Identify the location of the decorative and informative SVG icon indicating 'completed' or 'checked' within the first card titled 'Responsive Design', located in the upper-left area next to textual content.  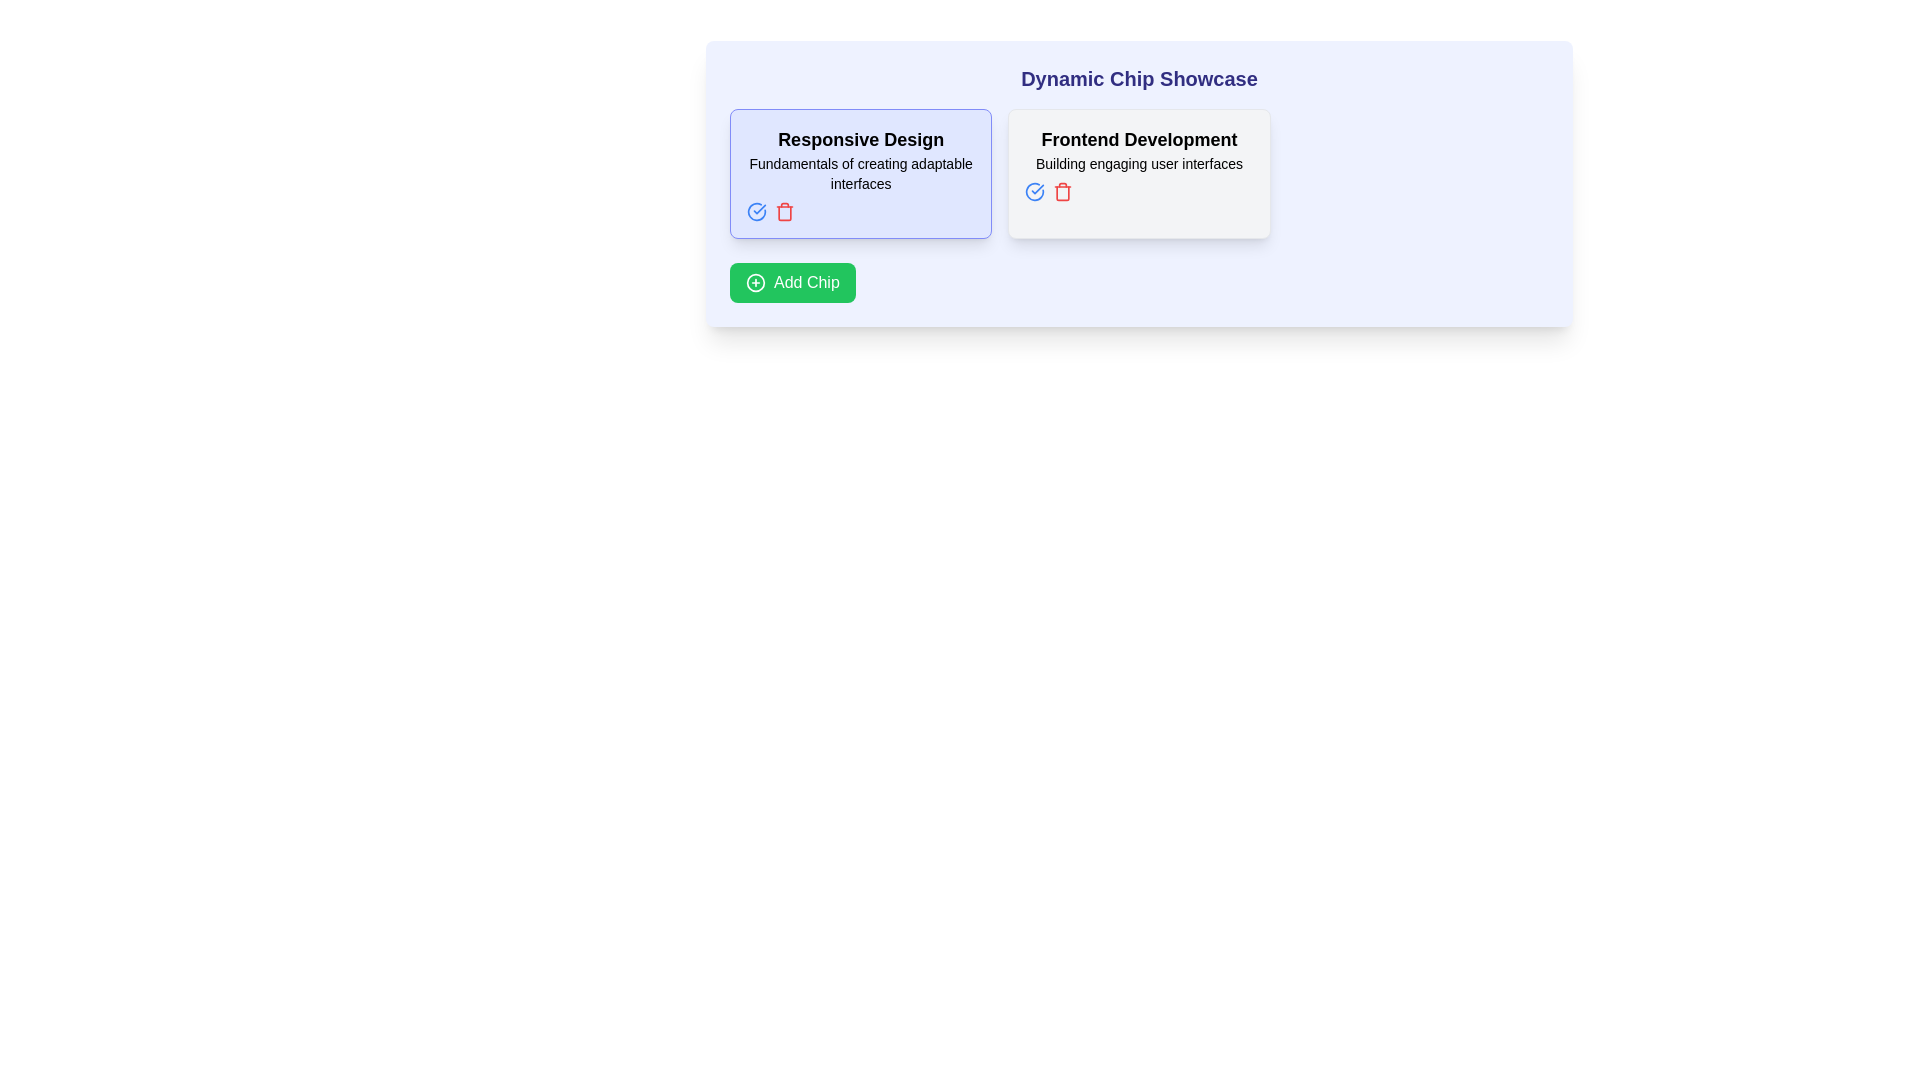
(756, 212).